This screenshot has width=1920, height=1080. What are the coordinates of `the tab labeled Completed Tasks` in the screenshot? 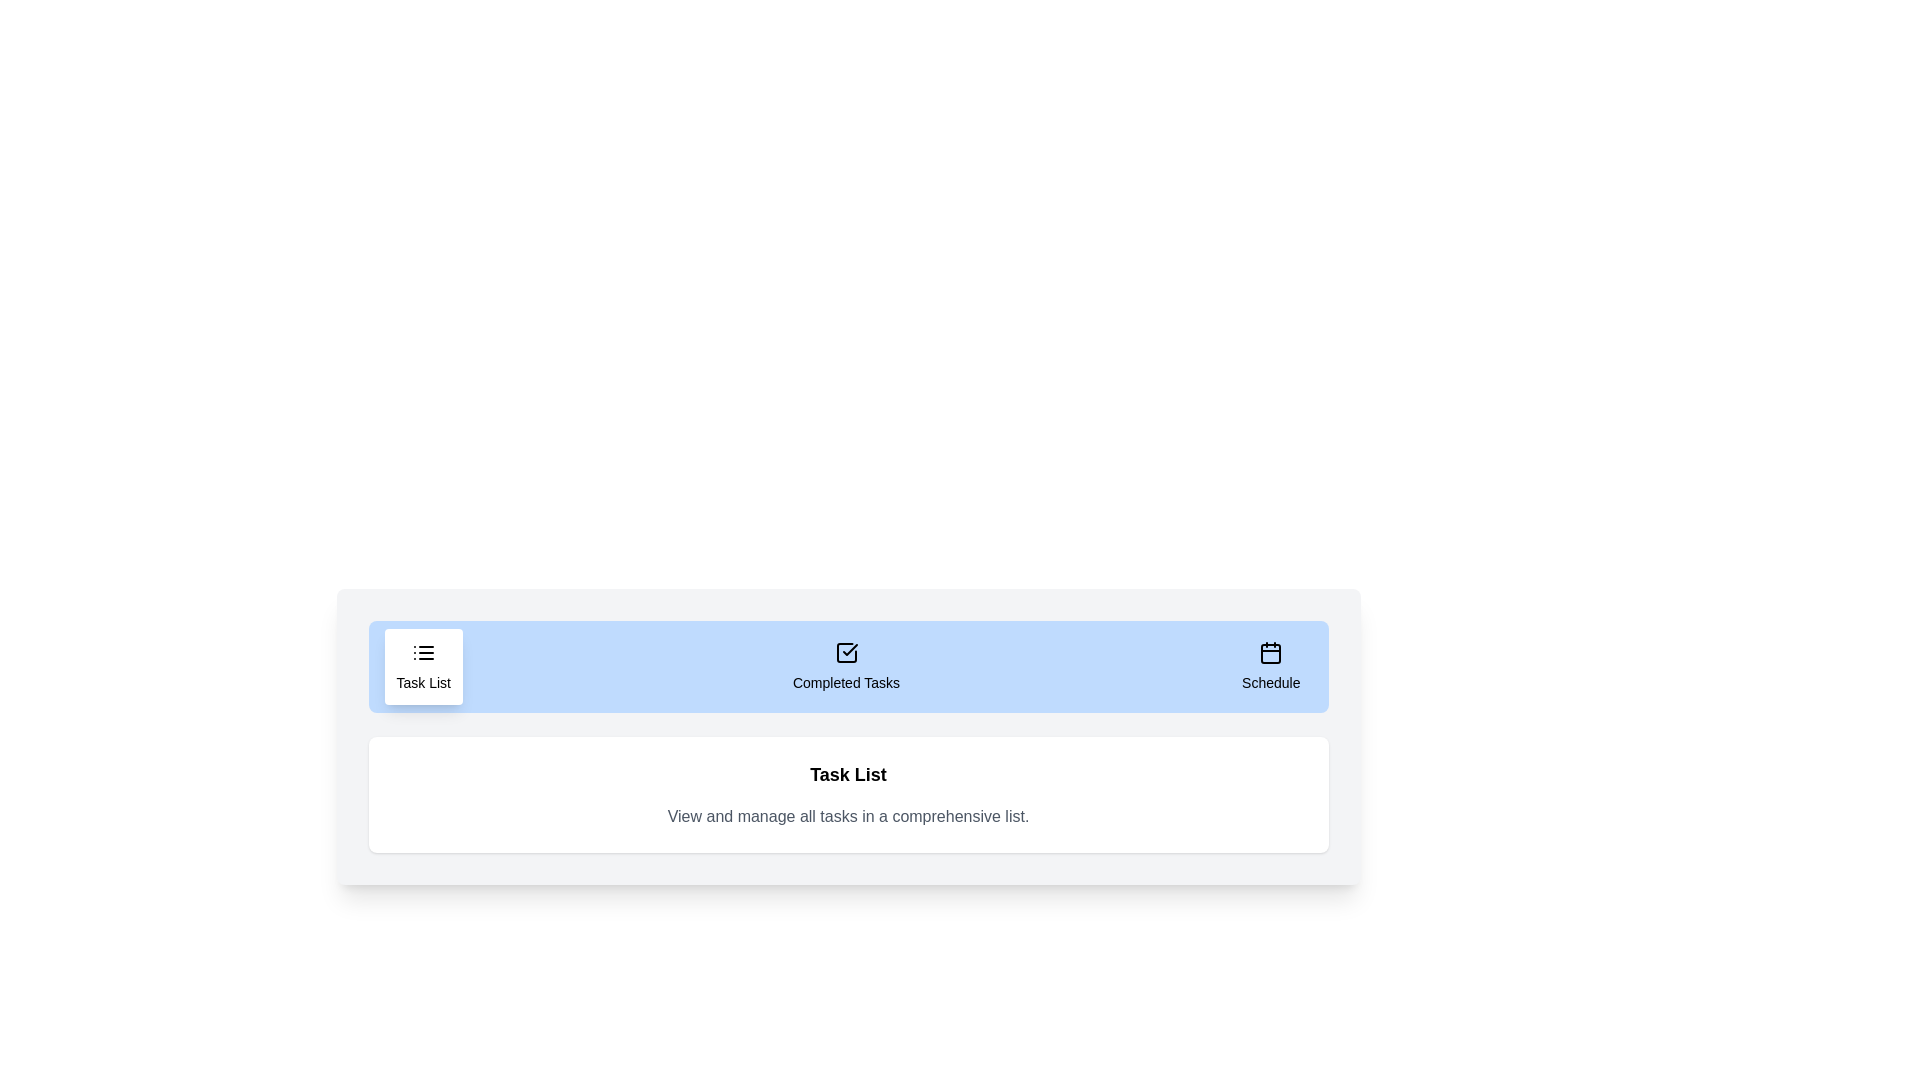 It's located at (845, 667).